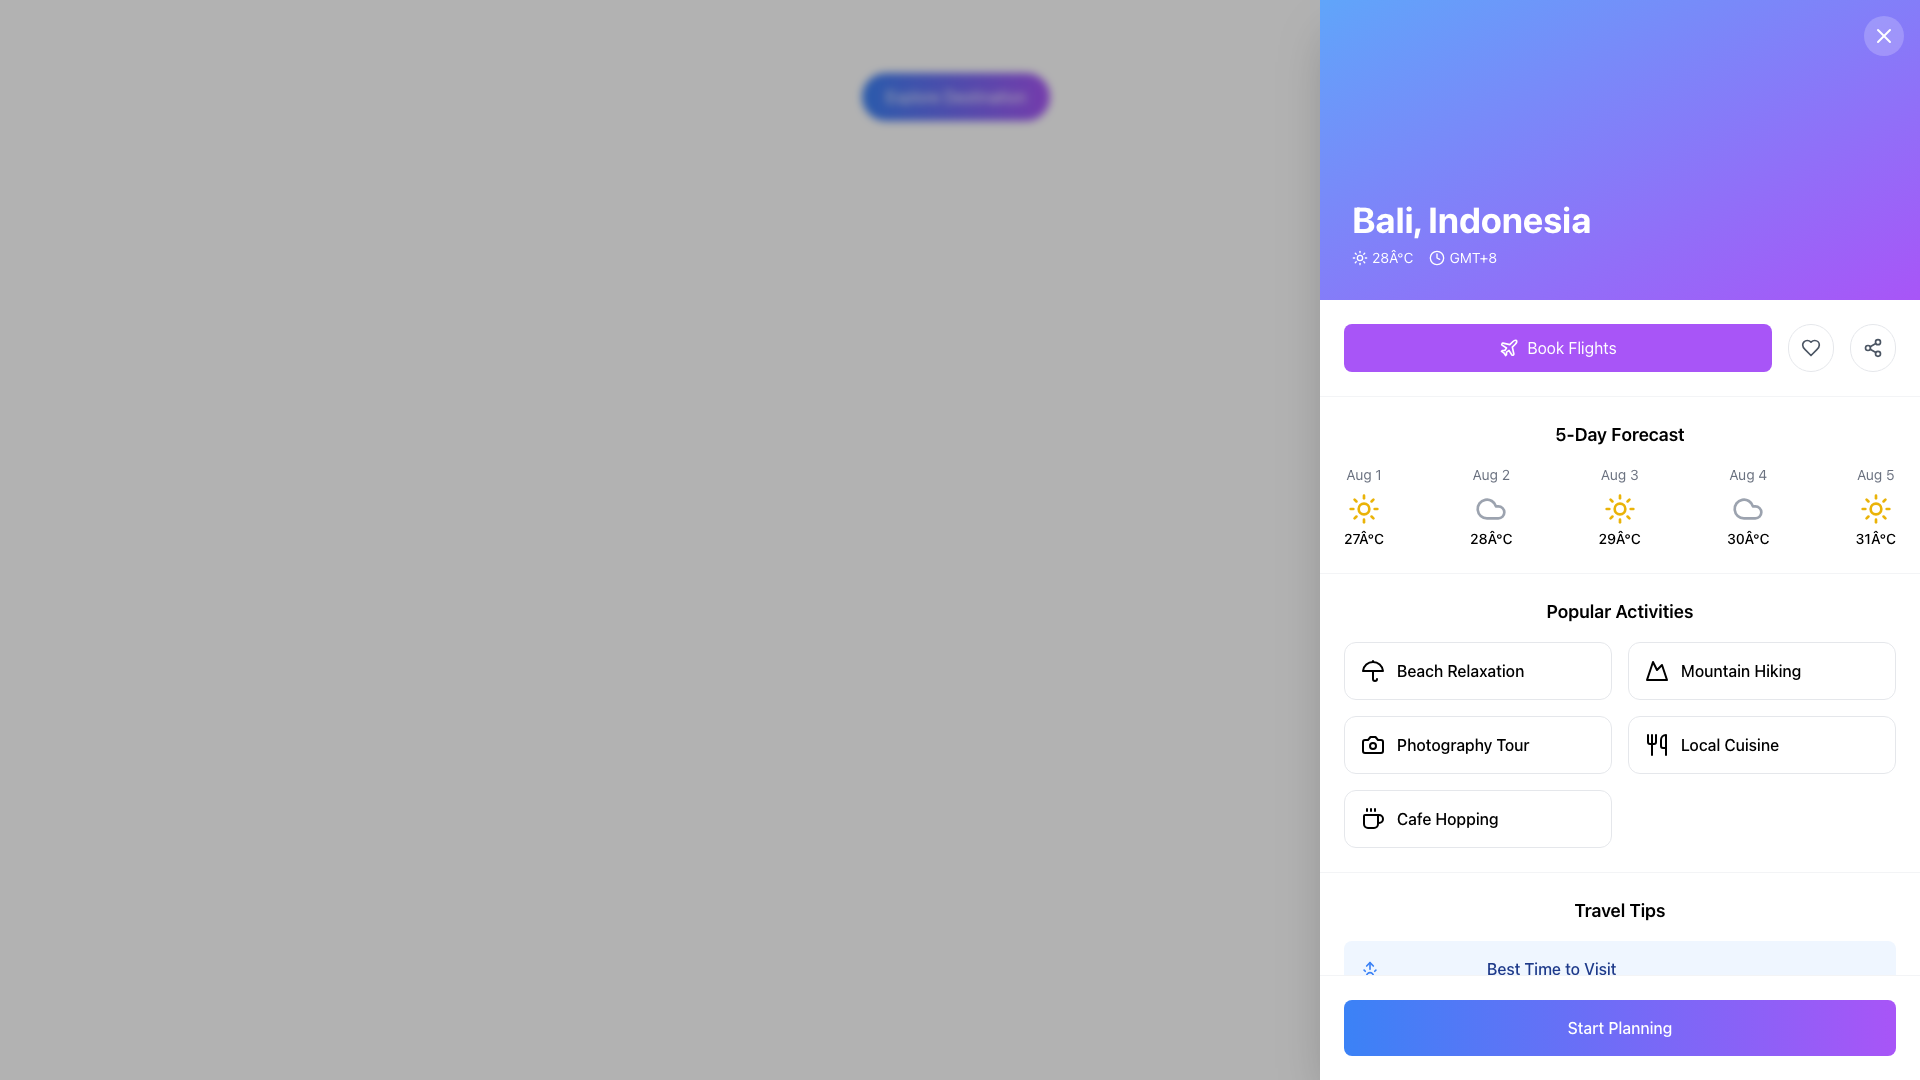  What do you see at coordinates (1362, 538) in the screenshot?
I see `the static text element displaying the temperature value for August 1 (27°C) located below the sun icon in the first column of the 5-day forecast grid` at bounding box center [1362, 538].